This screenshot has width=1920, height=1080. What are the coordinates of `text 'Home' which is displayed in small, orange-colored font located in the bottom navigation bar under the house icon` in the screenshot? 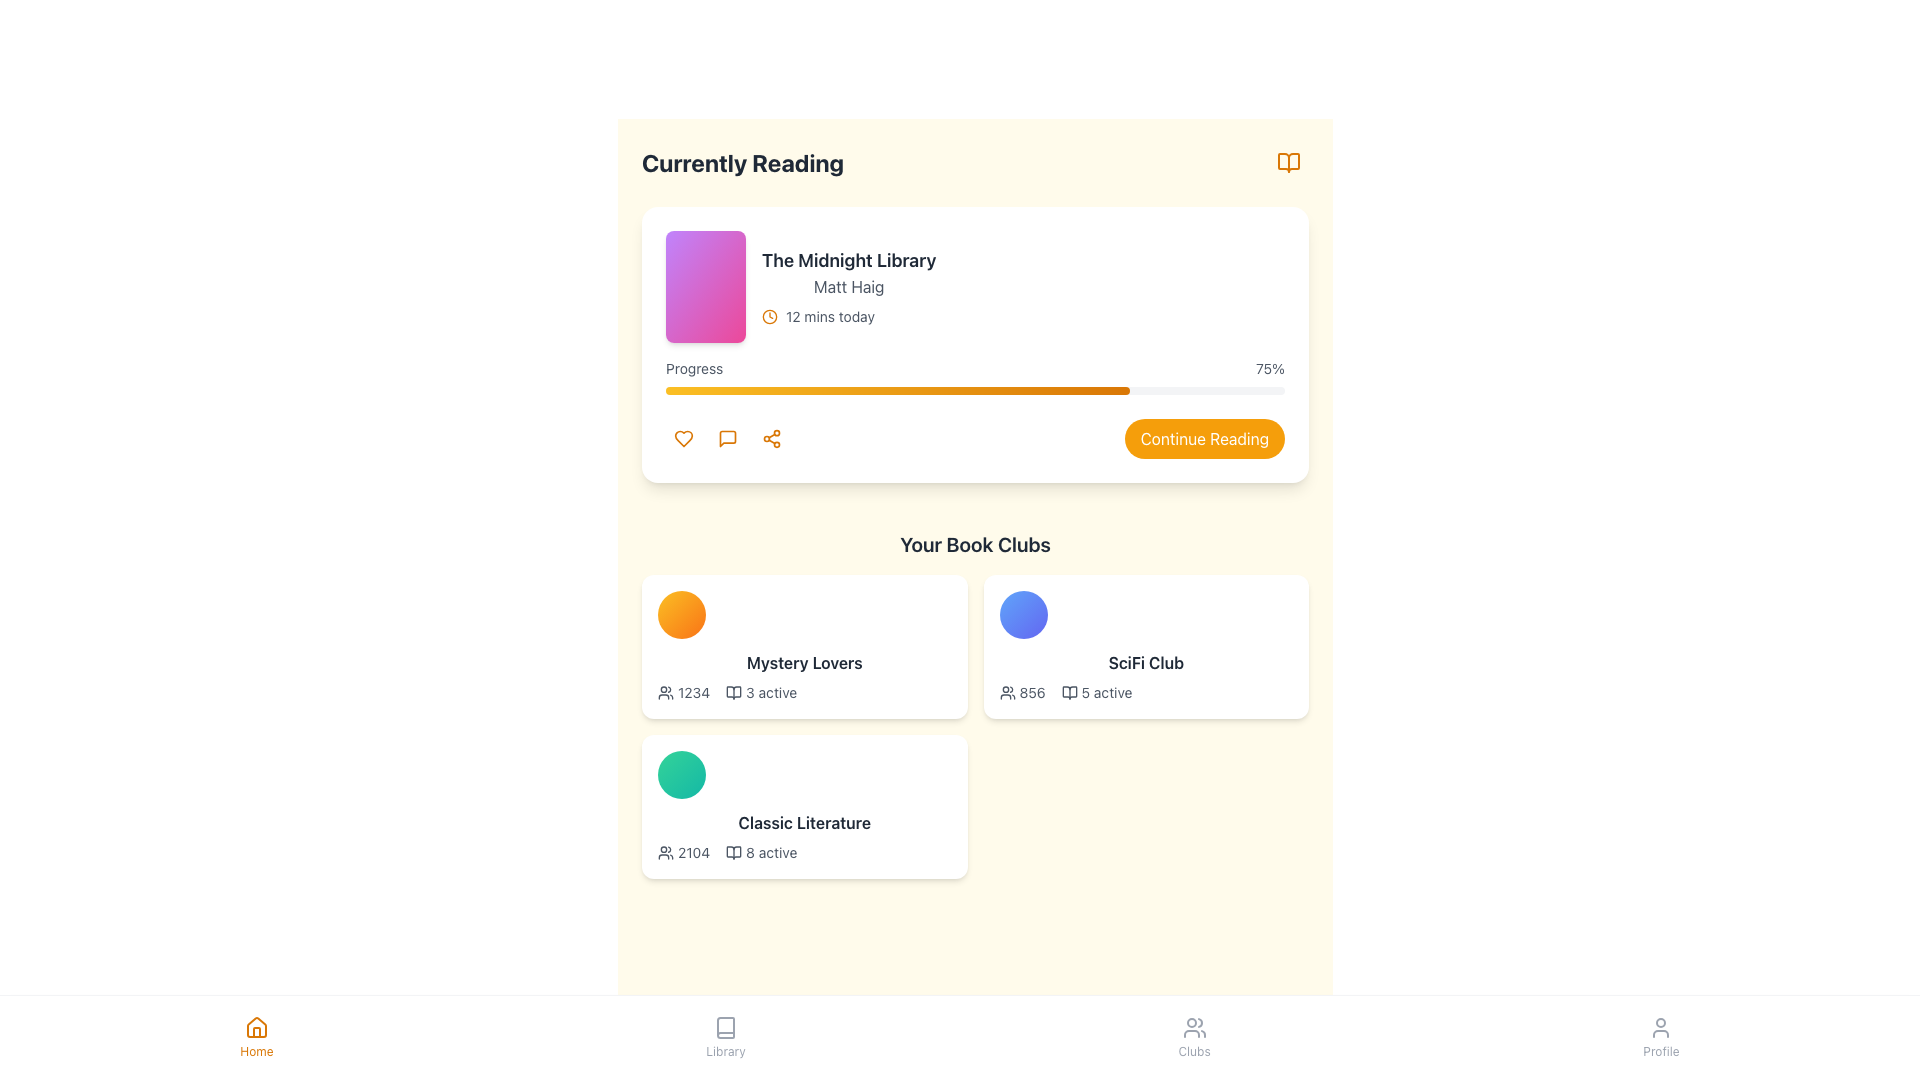 It's located at (255, 1051).